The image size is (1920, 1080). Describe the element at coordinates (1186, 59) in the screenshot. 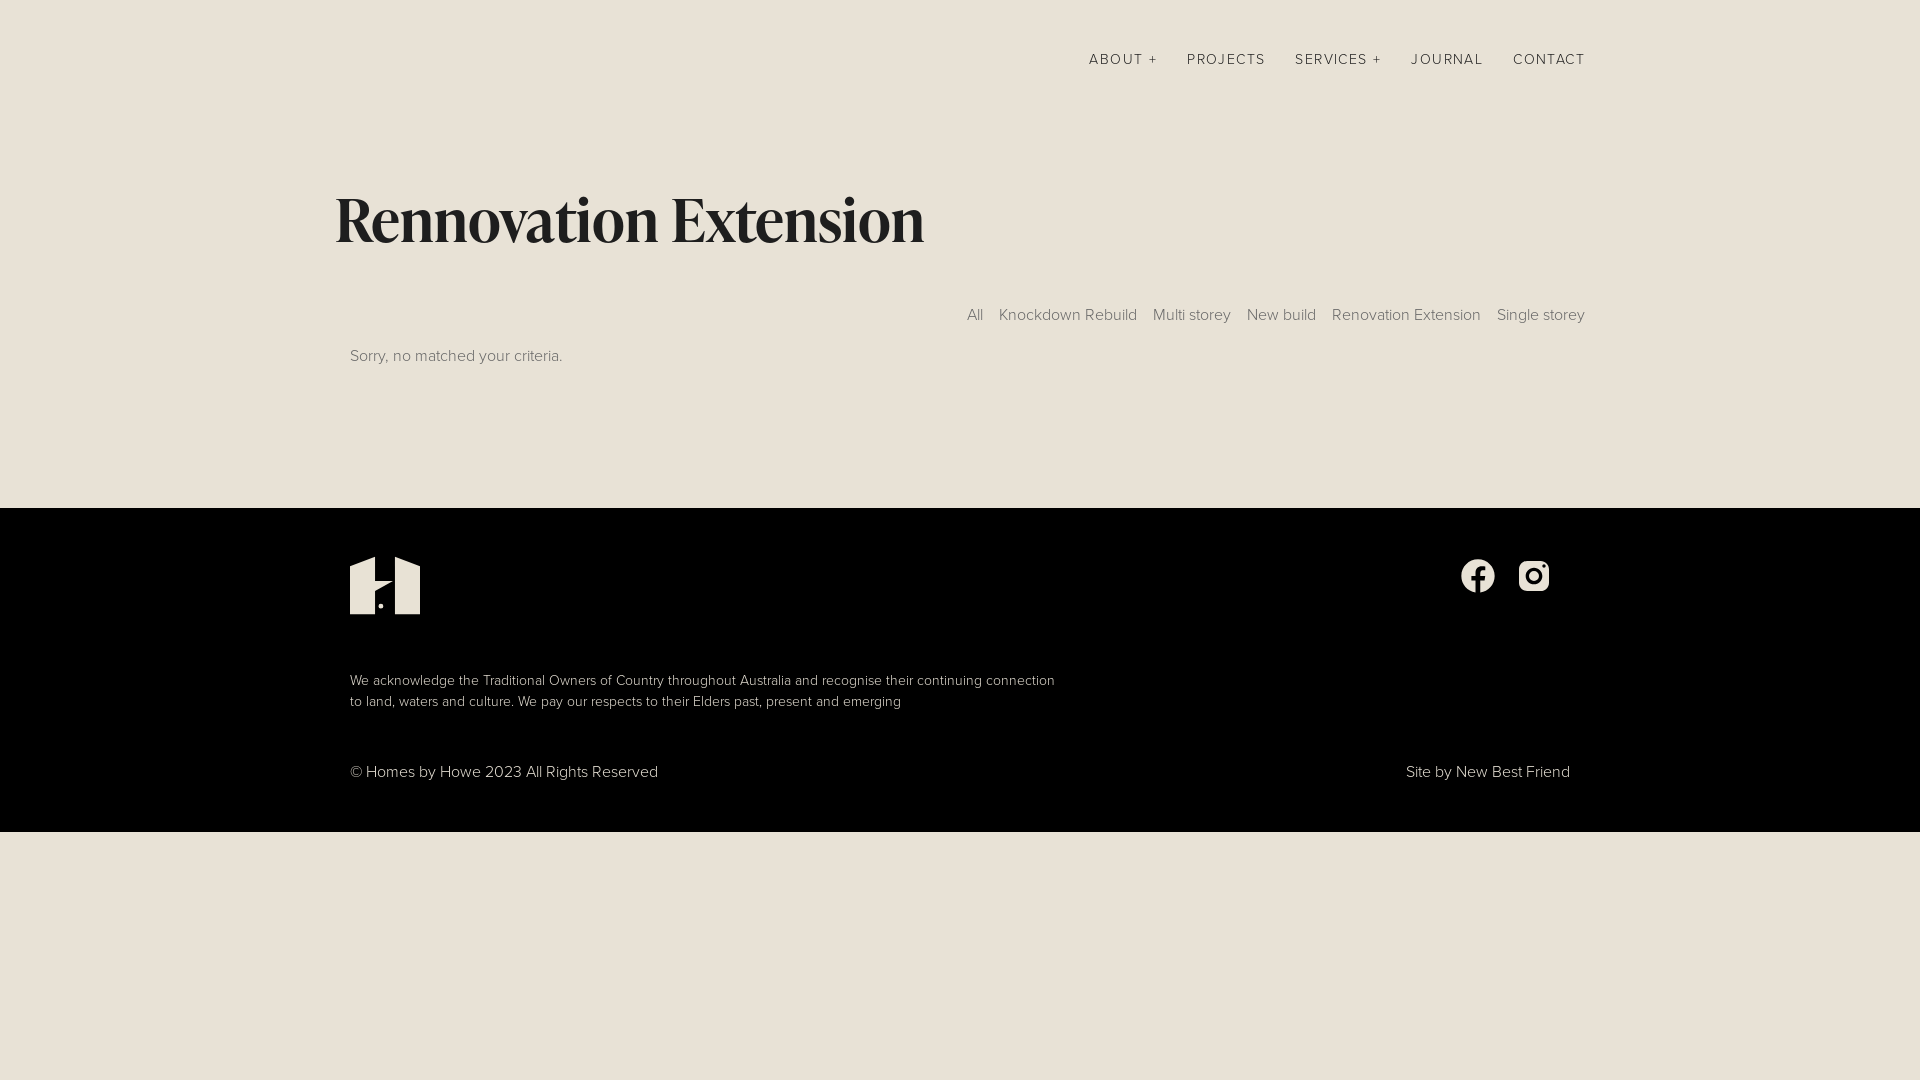

I see `'PROJECTS'` at that location.